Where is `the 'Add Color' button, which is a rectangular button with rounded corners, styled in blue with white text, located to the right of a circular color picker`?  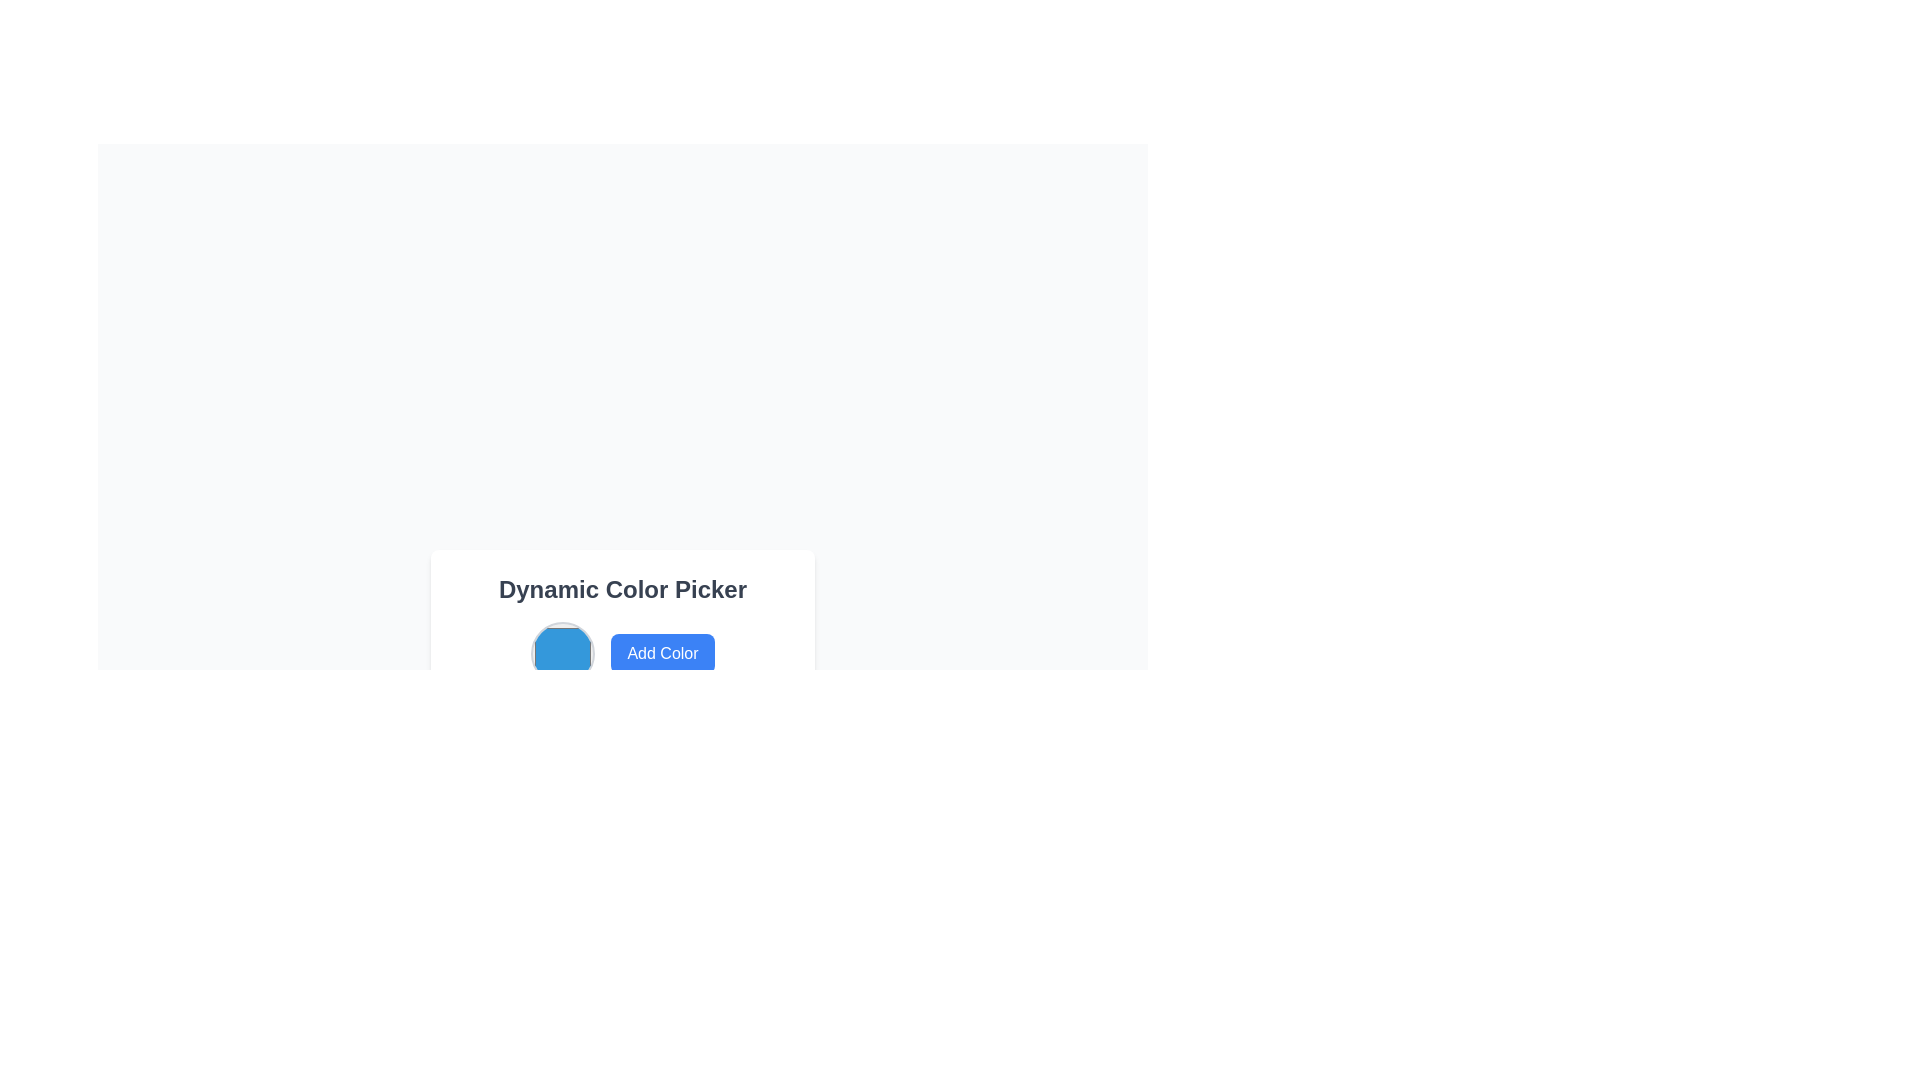
the 'Add Color' button, which is a rectangular button with rounded corners, styled in blue with white text, located to the right of a circular color picker is located at coordinates (662, 654).